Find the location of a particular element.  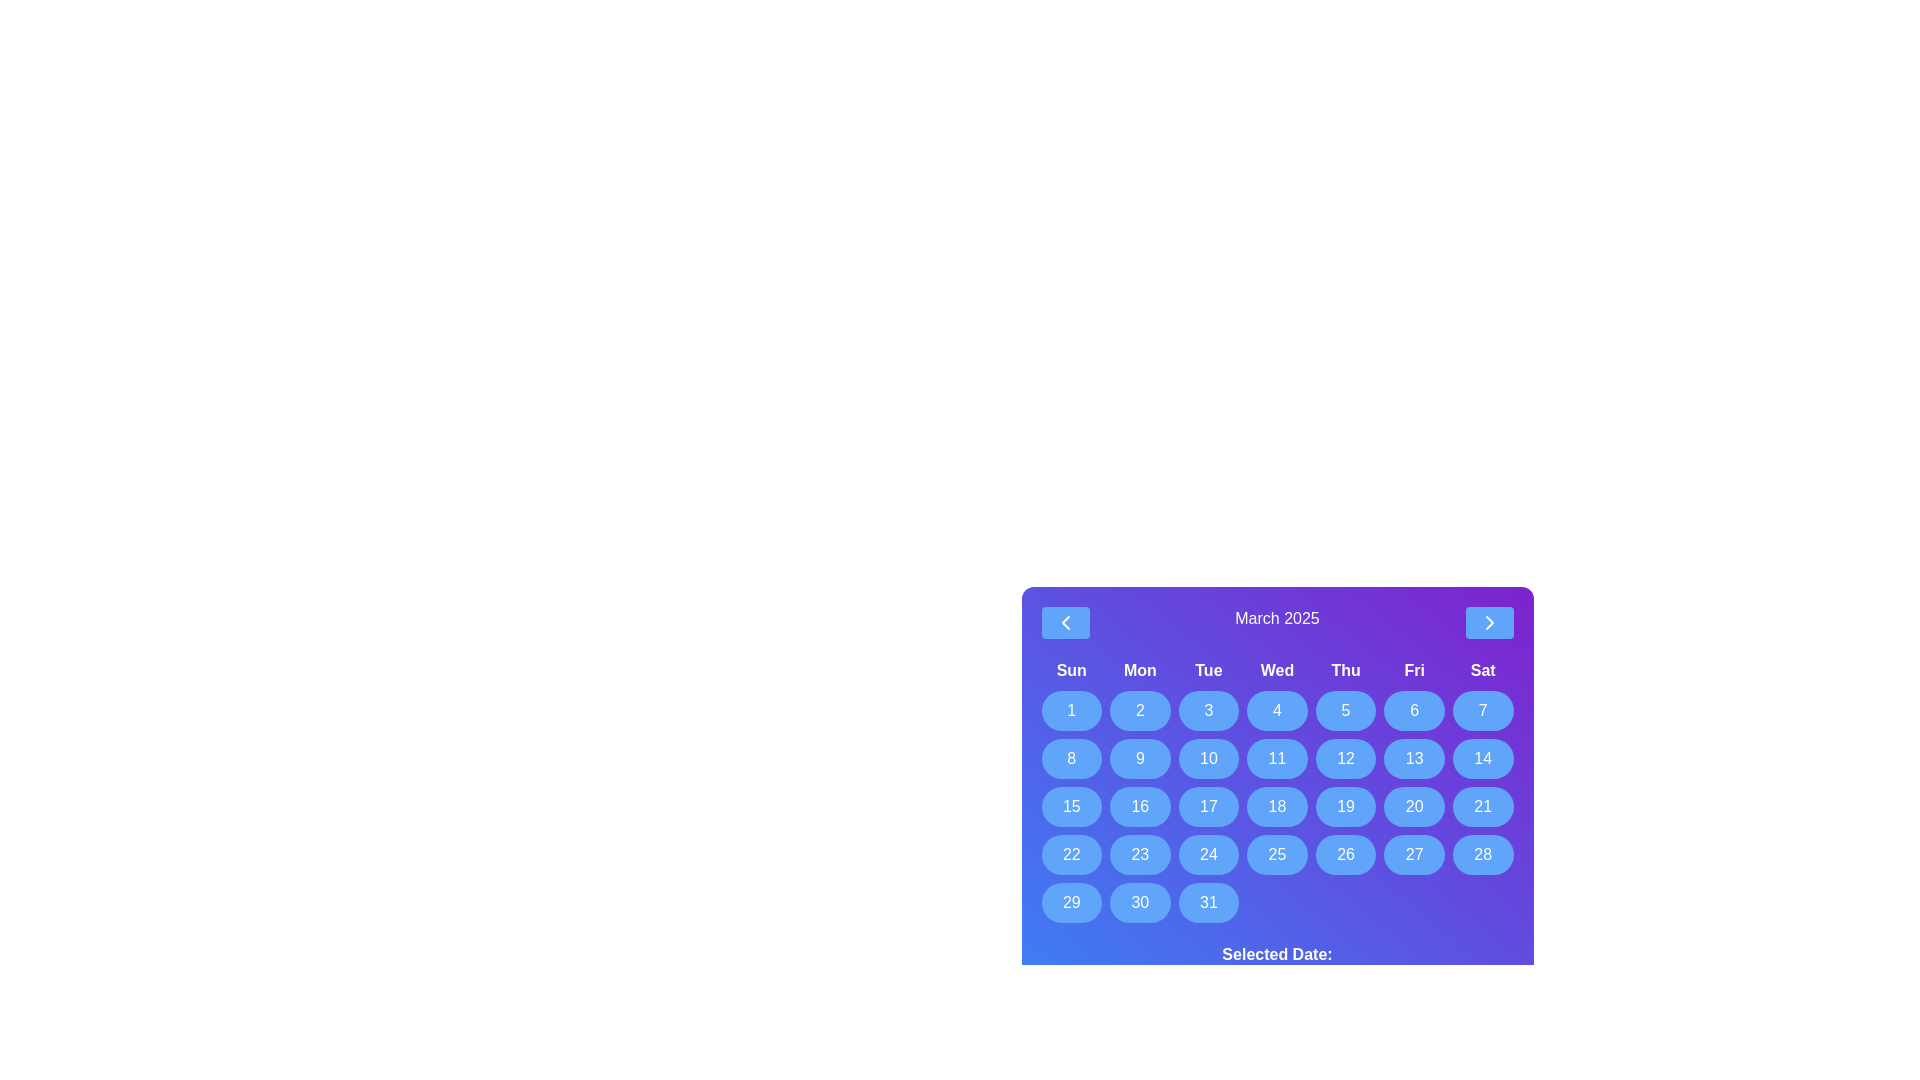

the circular button with a blue background and the white number '16' inside it, located in the calendar interface under the 'Mon.' column in the fifth row is located at coordinates (1140, 805).